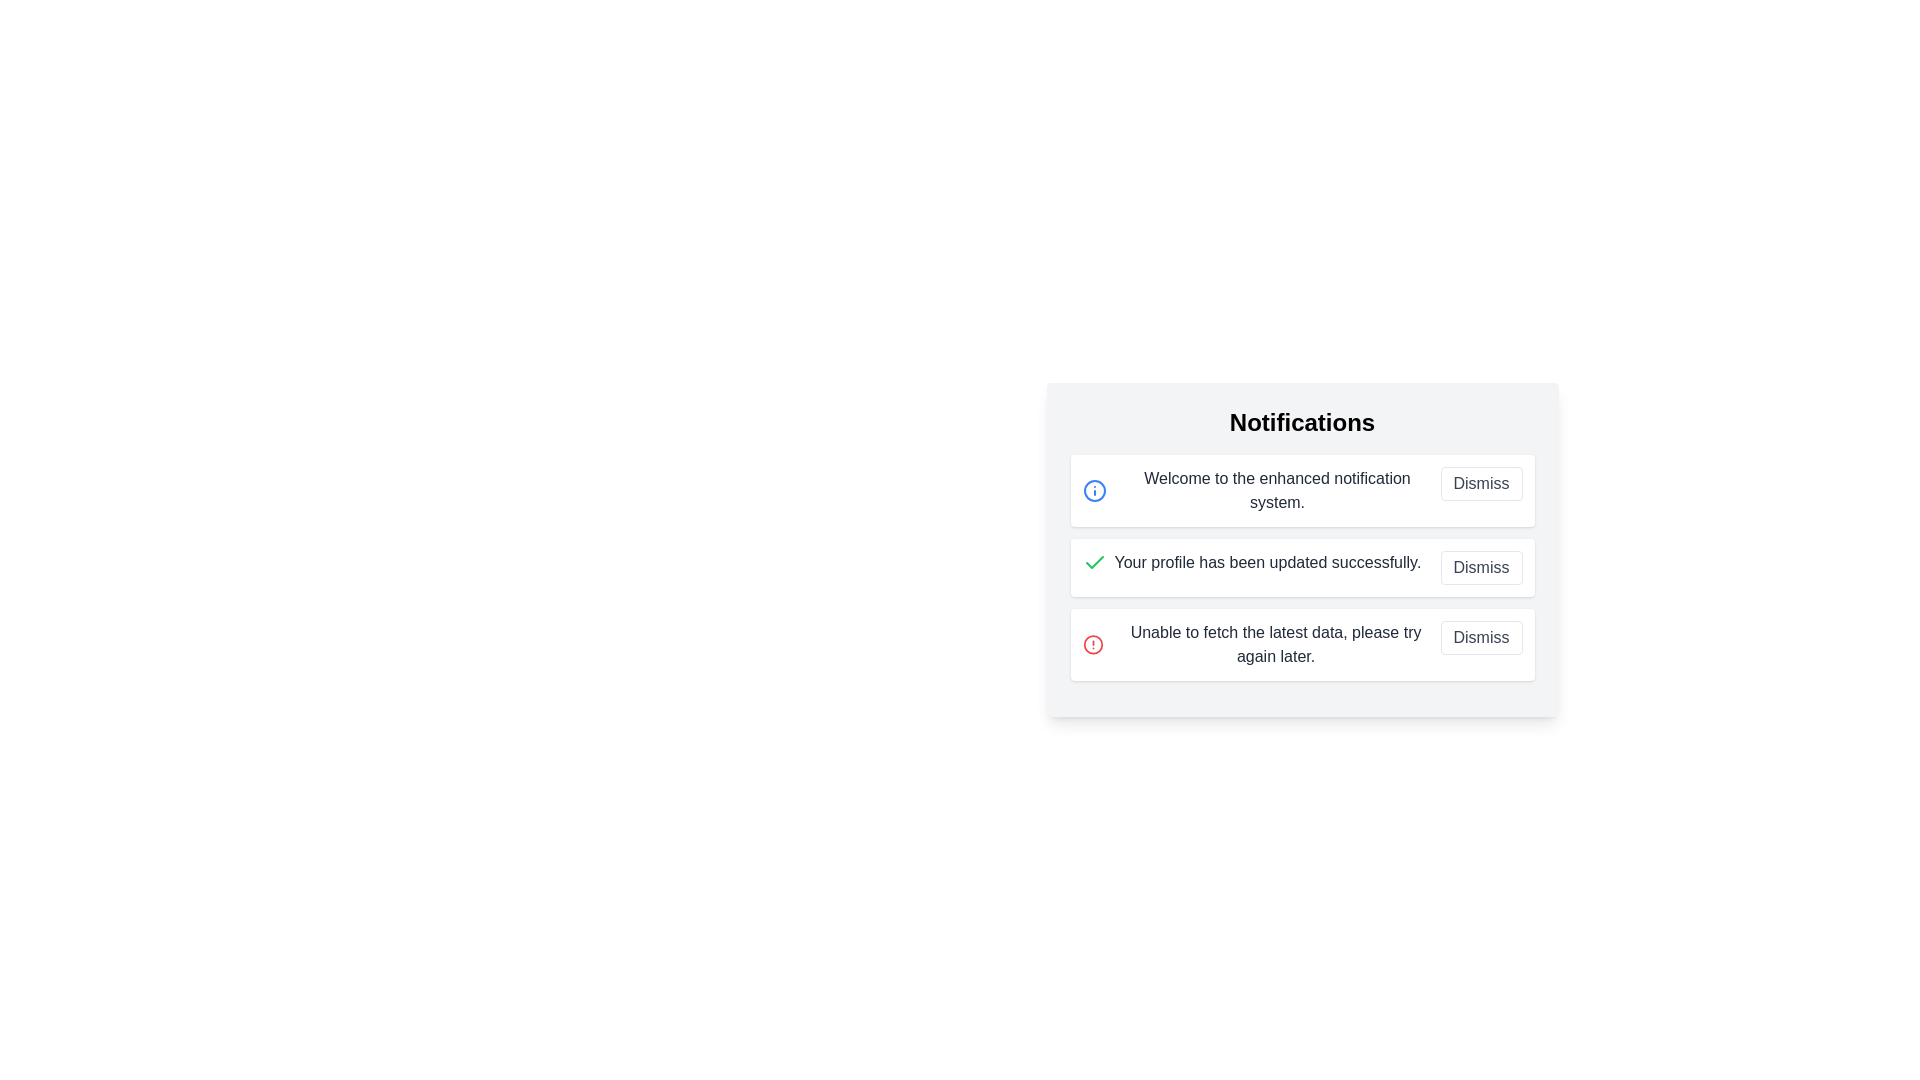  What do you see at coordinates (1481, 483) in the screenshot?
I see `the 'Dismiss' button with a gray border and rounded corners located in the top-right corner adjacent to the notification text` at bounding box center [1481, 483].